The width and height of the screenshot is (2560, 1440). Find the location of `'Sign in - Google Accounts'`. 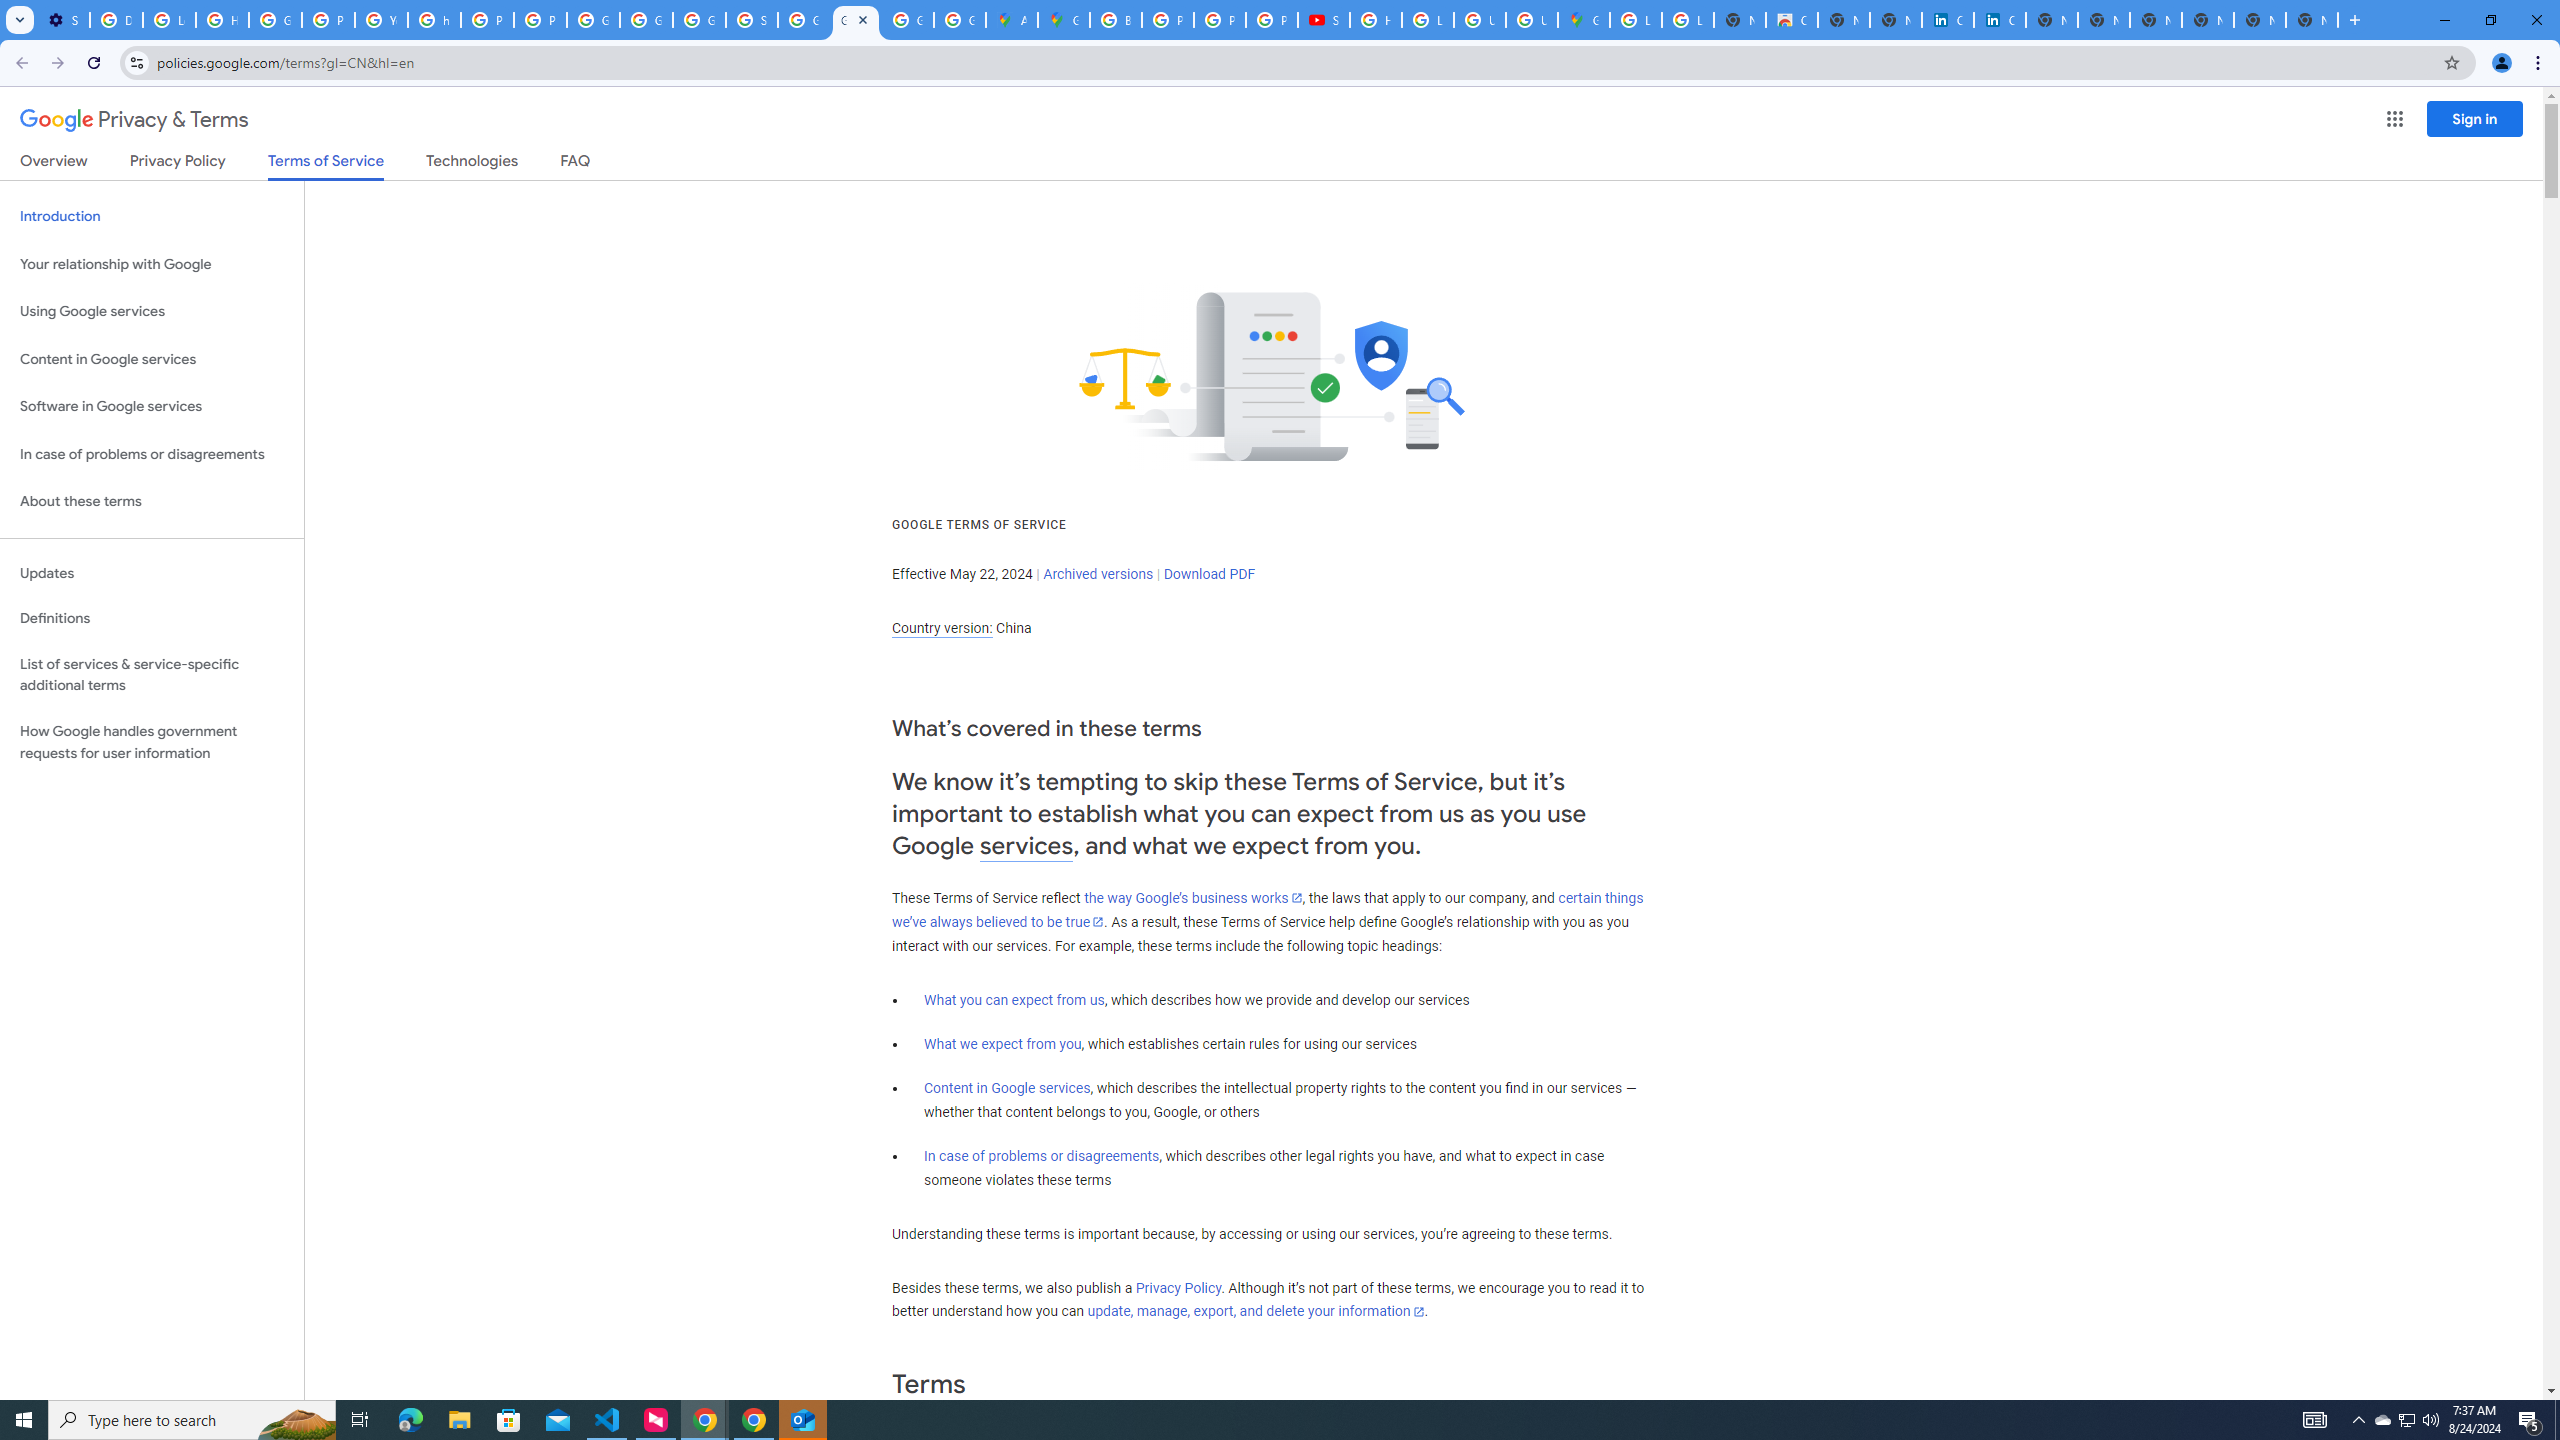

'Sign in - Google Accounts' is located at coordinates (750, 19).